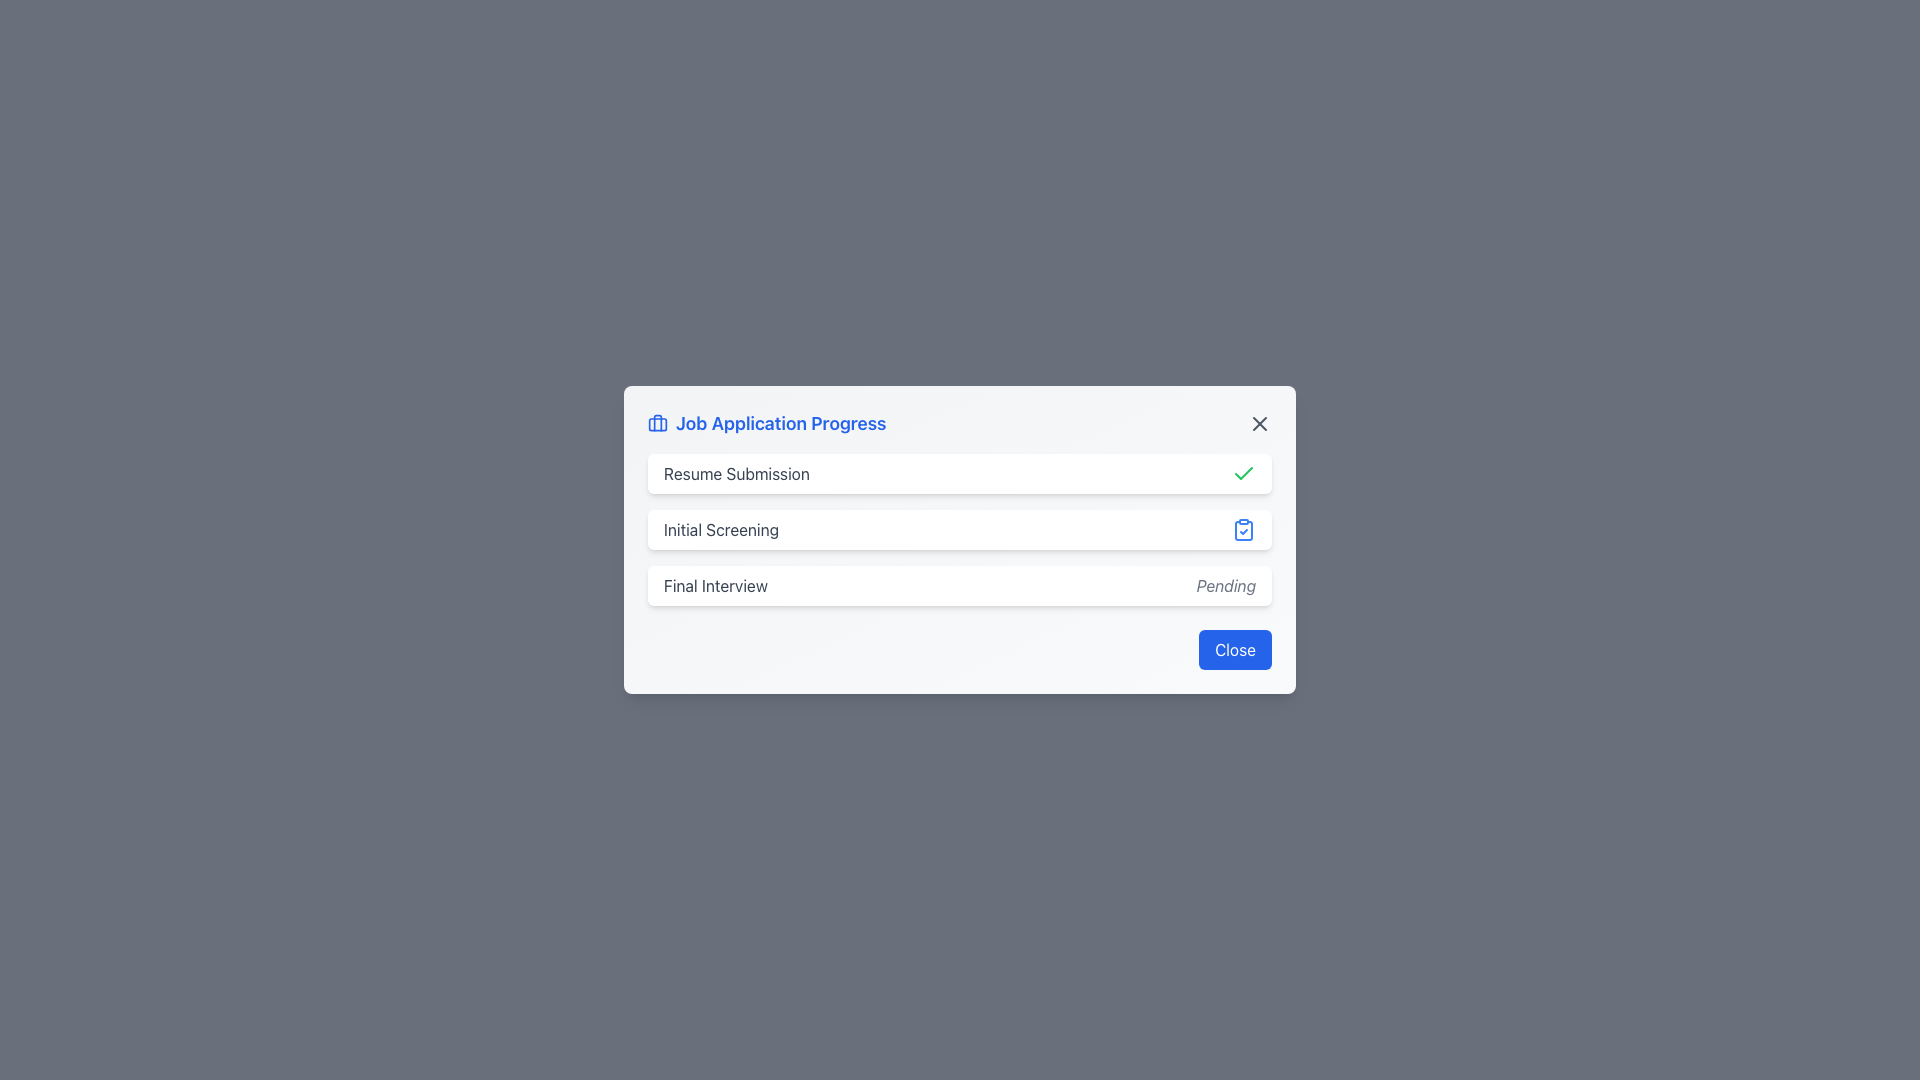  What do you see at coordinates (657, 423) in the screenshot?
I see `the 'Job Application Progress' icon, which is a briefcase symbol located at the top left of the popup component` at bounding box center [657, 423].